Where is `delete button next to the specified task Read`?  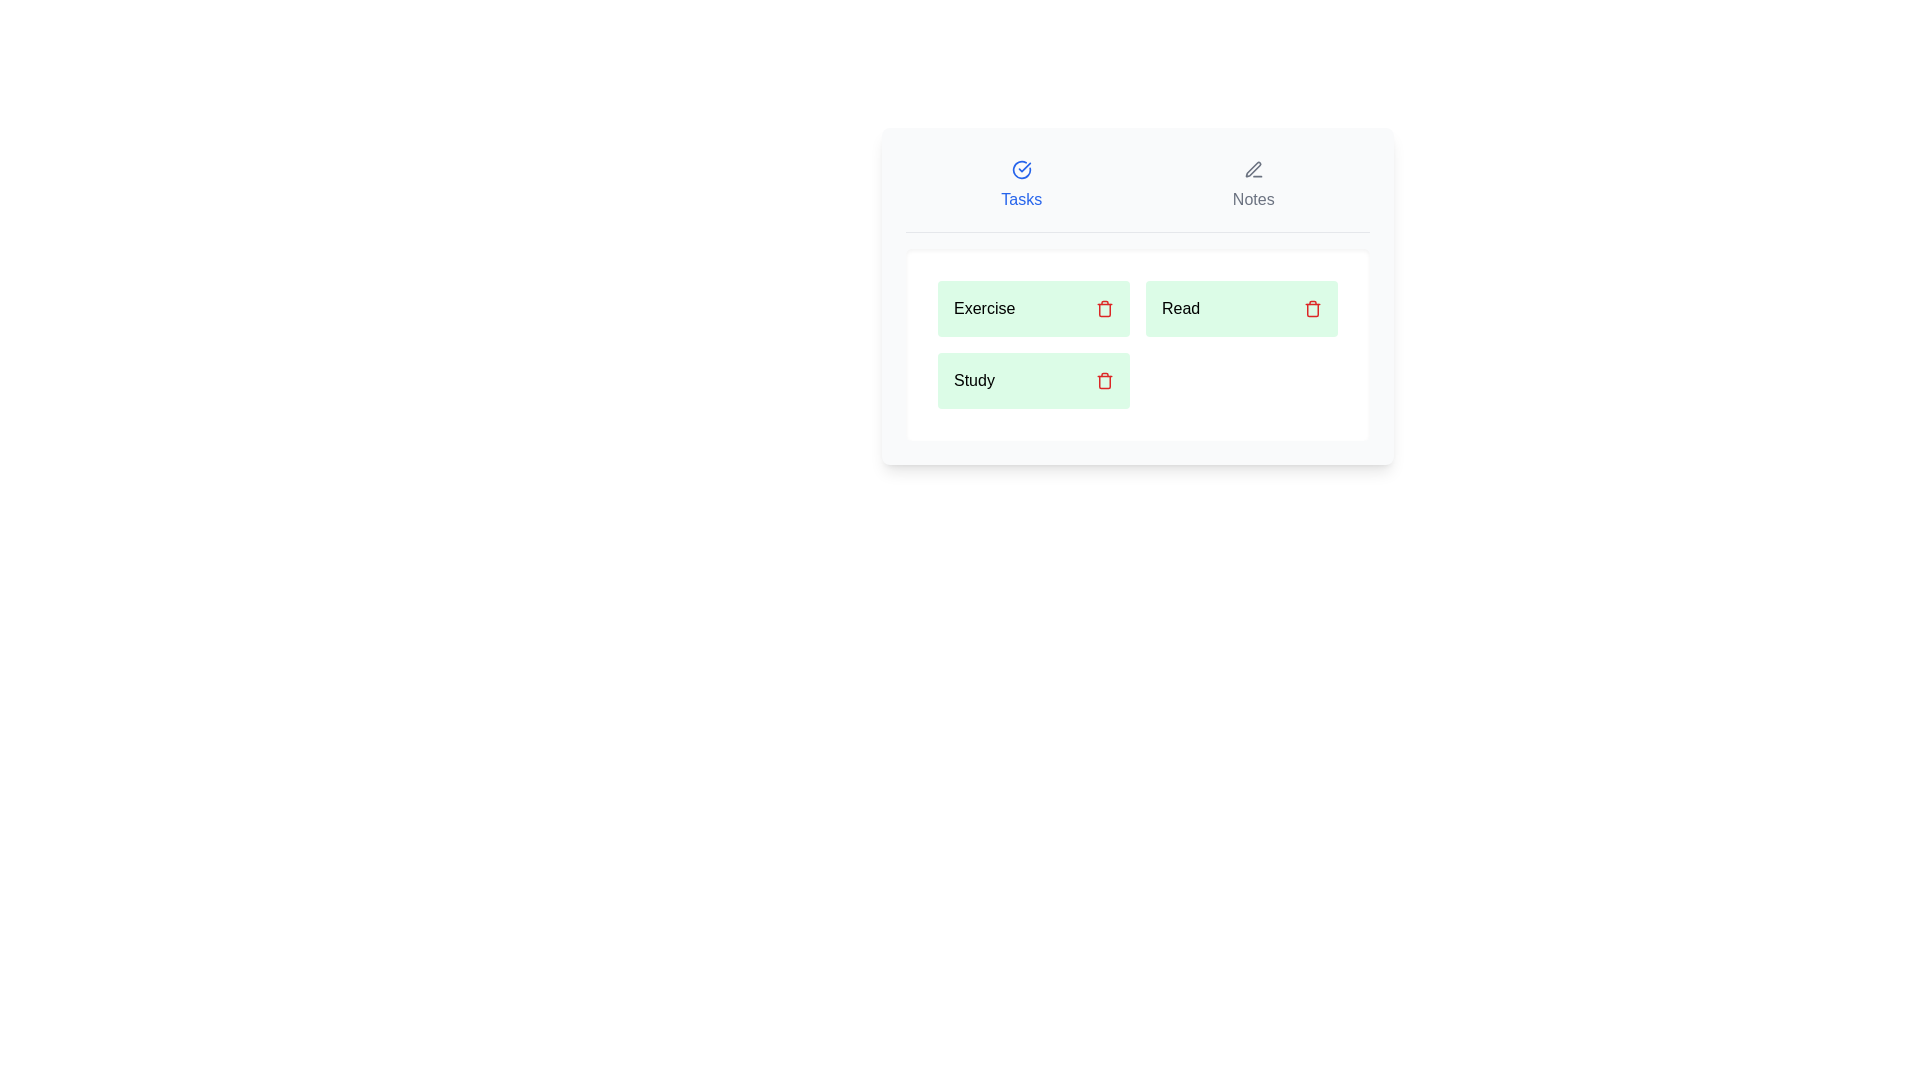 delete button next to the specified task Read is located at coordinates (1313, 308).